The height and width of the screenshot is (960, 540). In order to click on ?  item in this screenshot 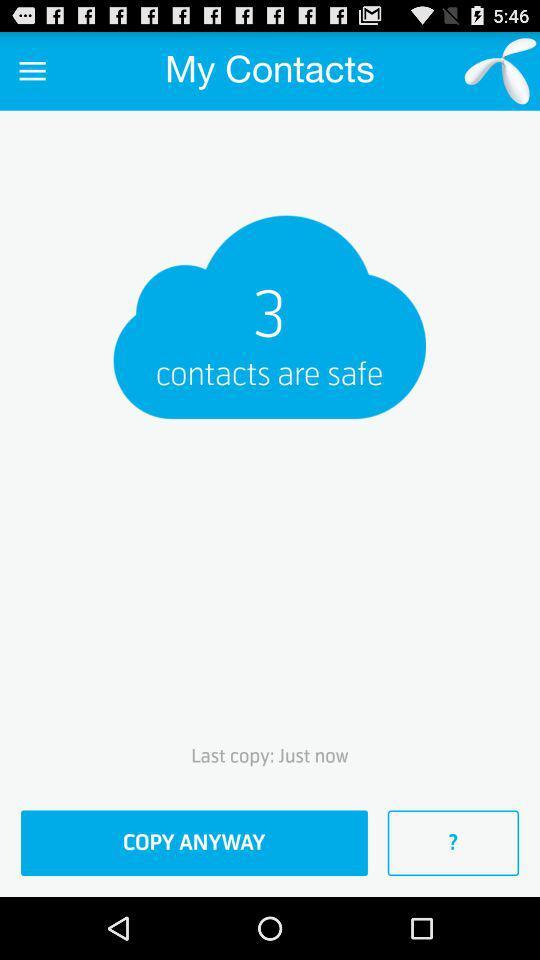, I will do `click(453, 842)`.